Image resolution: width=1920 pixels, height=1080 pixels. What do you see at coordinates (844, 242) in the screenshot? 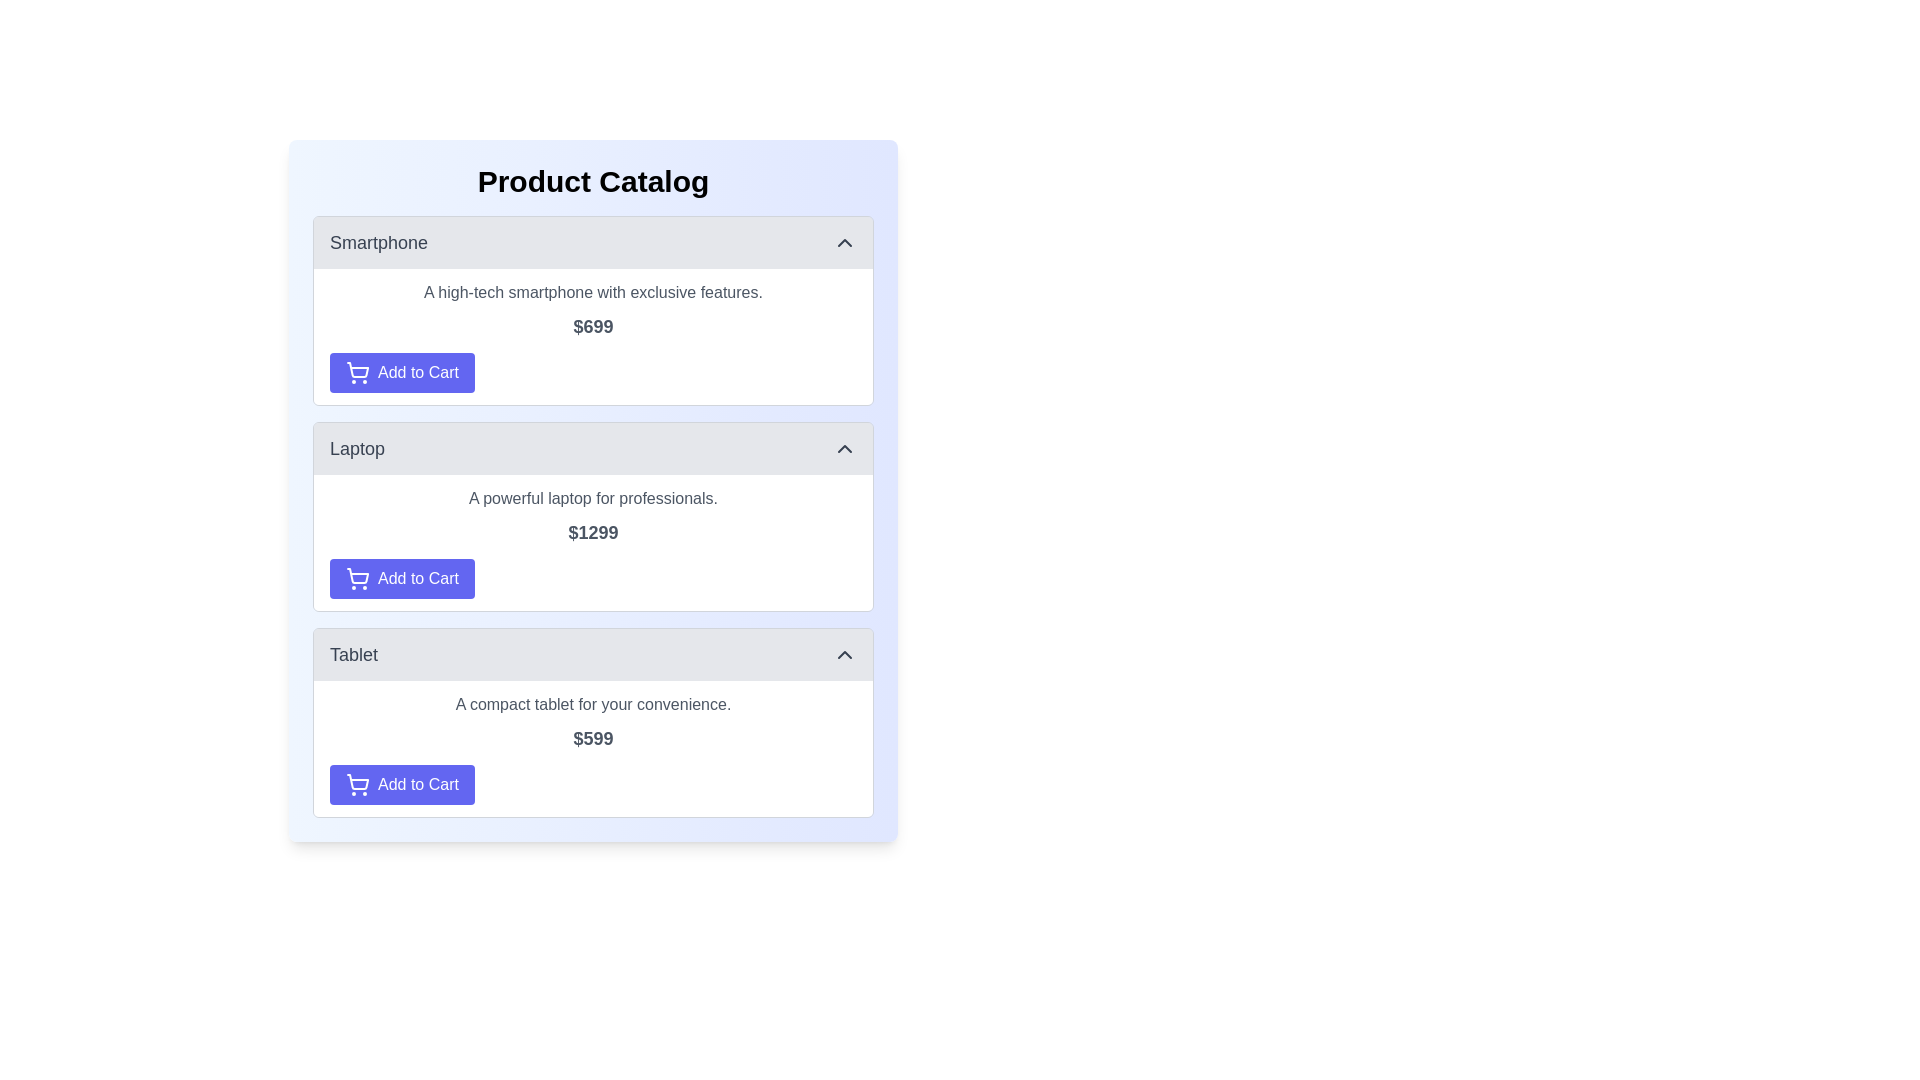
I see `the interactive collapse/expand icon located in the top-right corner of the 'Smartphone' panel` at bounding box center [844, 242].